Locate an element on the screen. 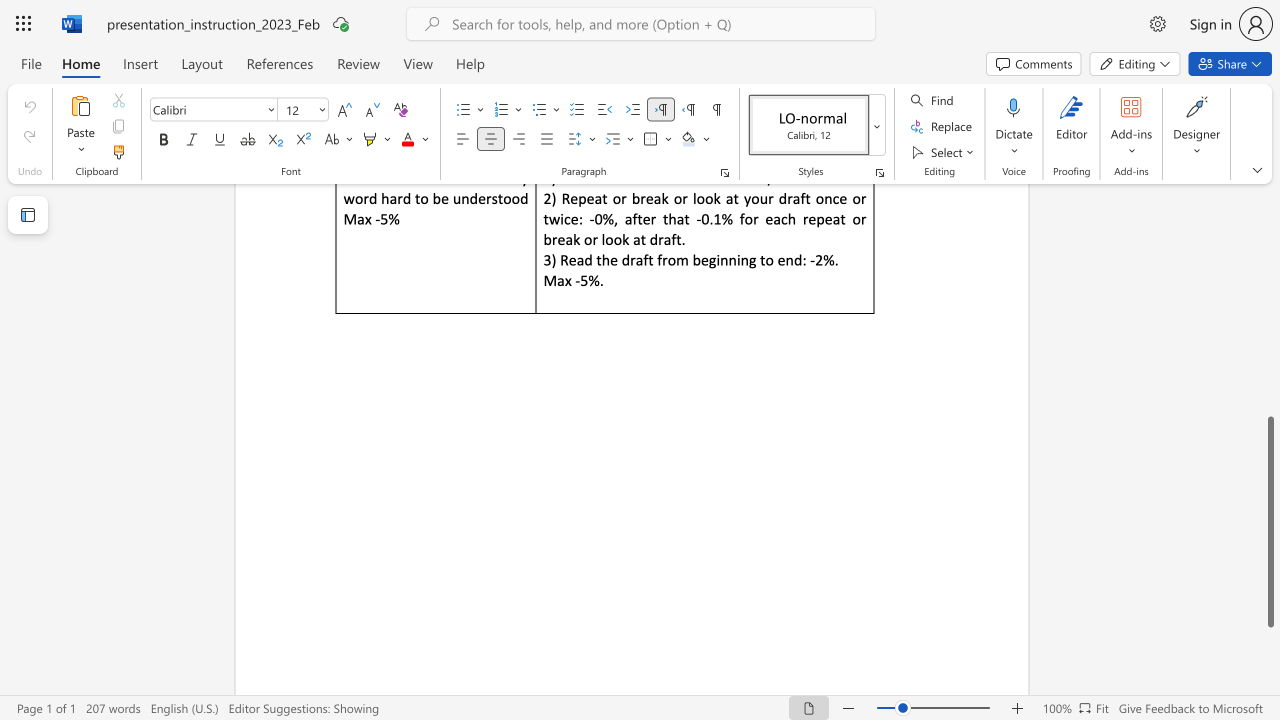 The width and height of the screenshot is (1280, 720). the scrollbar and move down 120 pixels is located at coordinates (1269, 521).